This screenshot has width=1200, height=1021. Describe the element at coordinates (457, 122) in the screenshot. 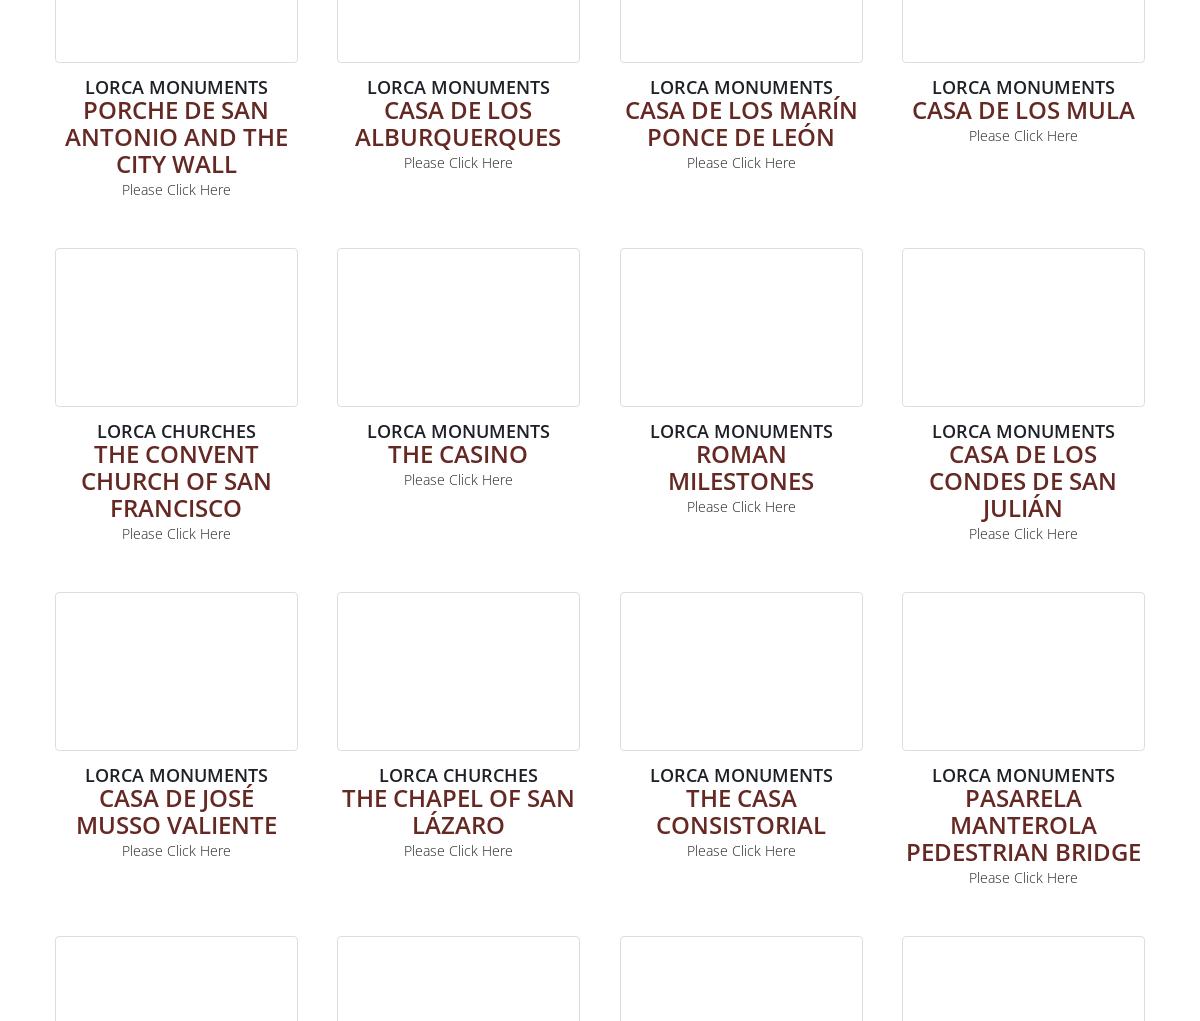

I see `'Casa de los Alburquerques'` at that location.